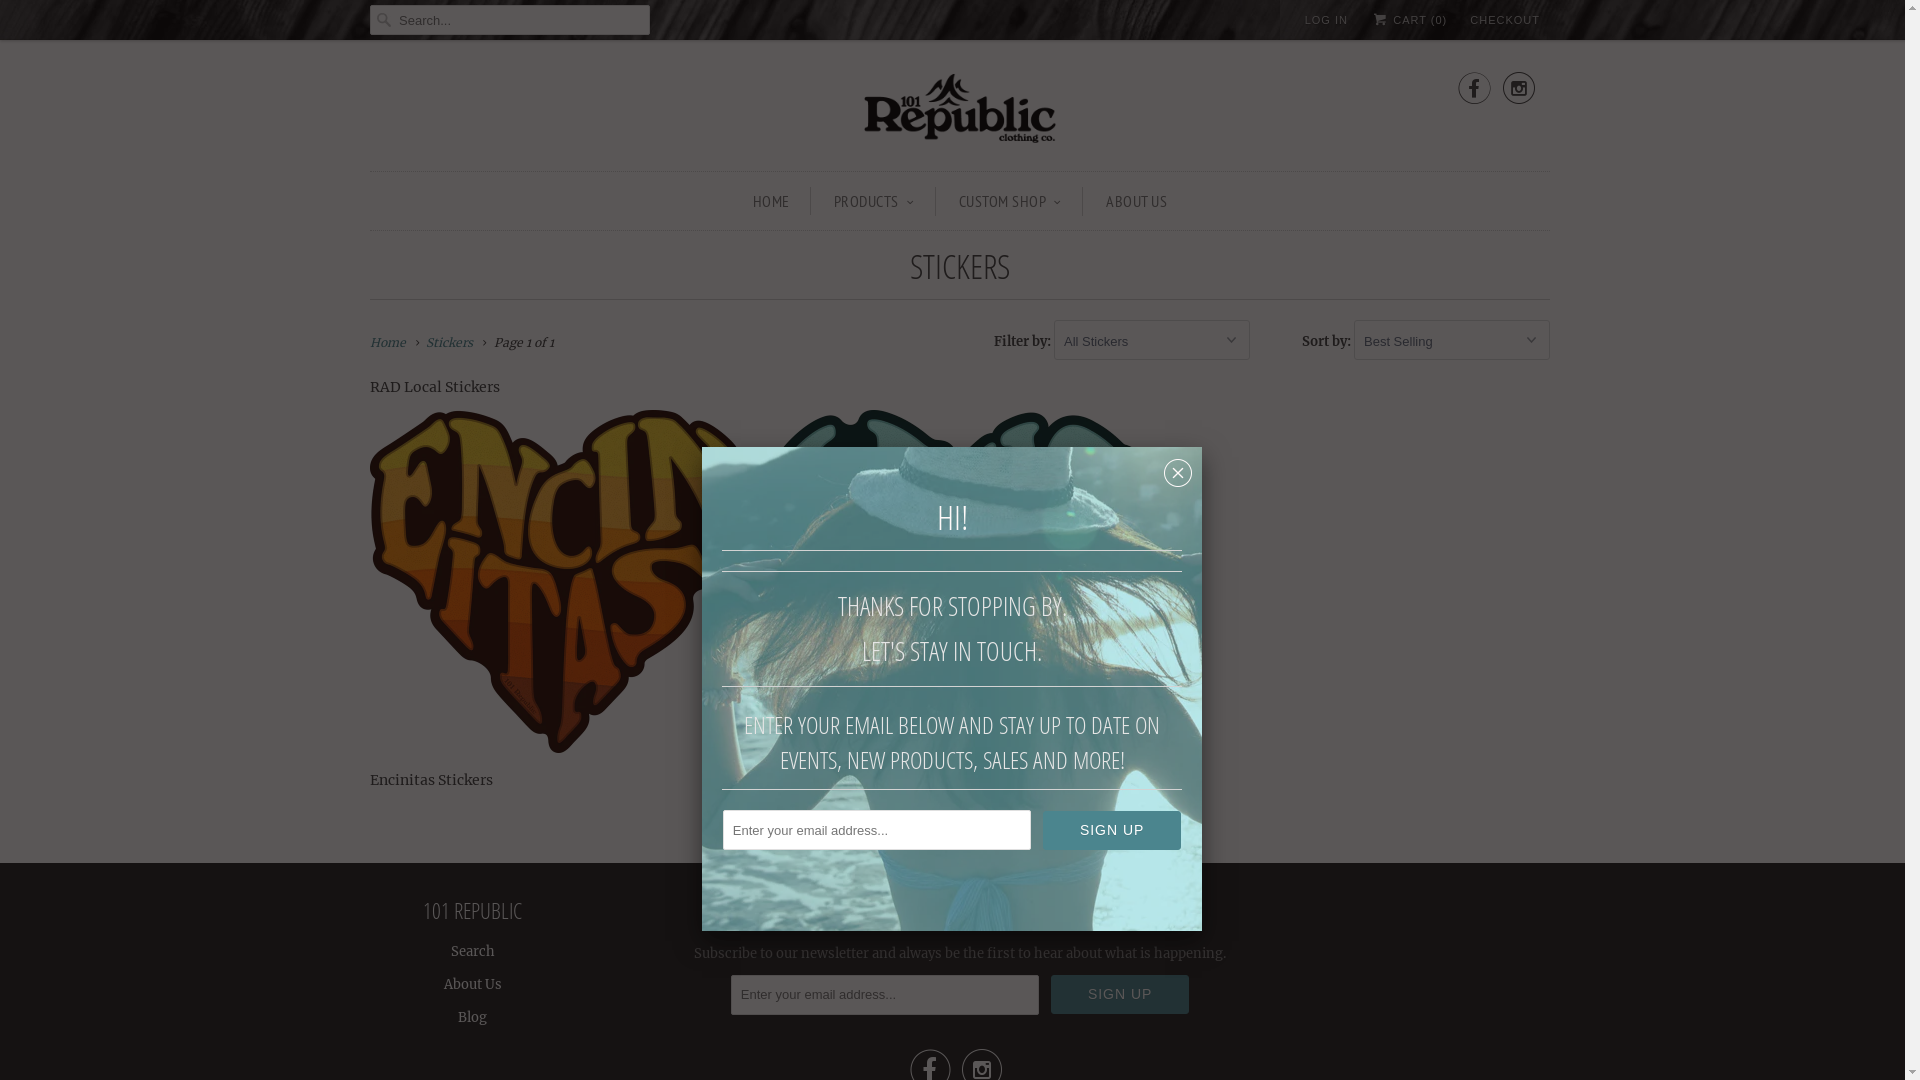 This screenshot has height=1080, width=1920. What do you see at coordinates (1136, 200) in the screenshot?
I see `'ABOUT US'` at bounding box center [1136, 200].